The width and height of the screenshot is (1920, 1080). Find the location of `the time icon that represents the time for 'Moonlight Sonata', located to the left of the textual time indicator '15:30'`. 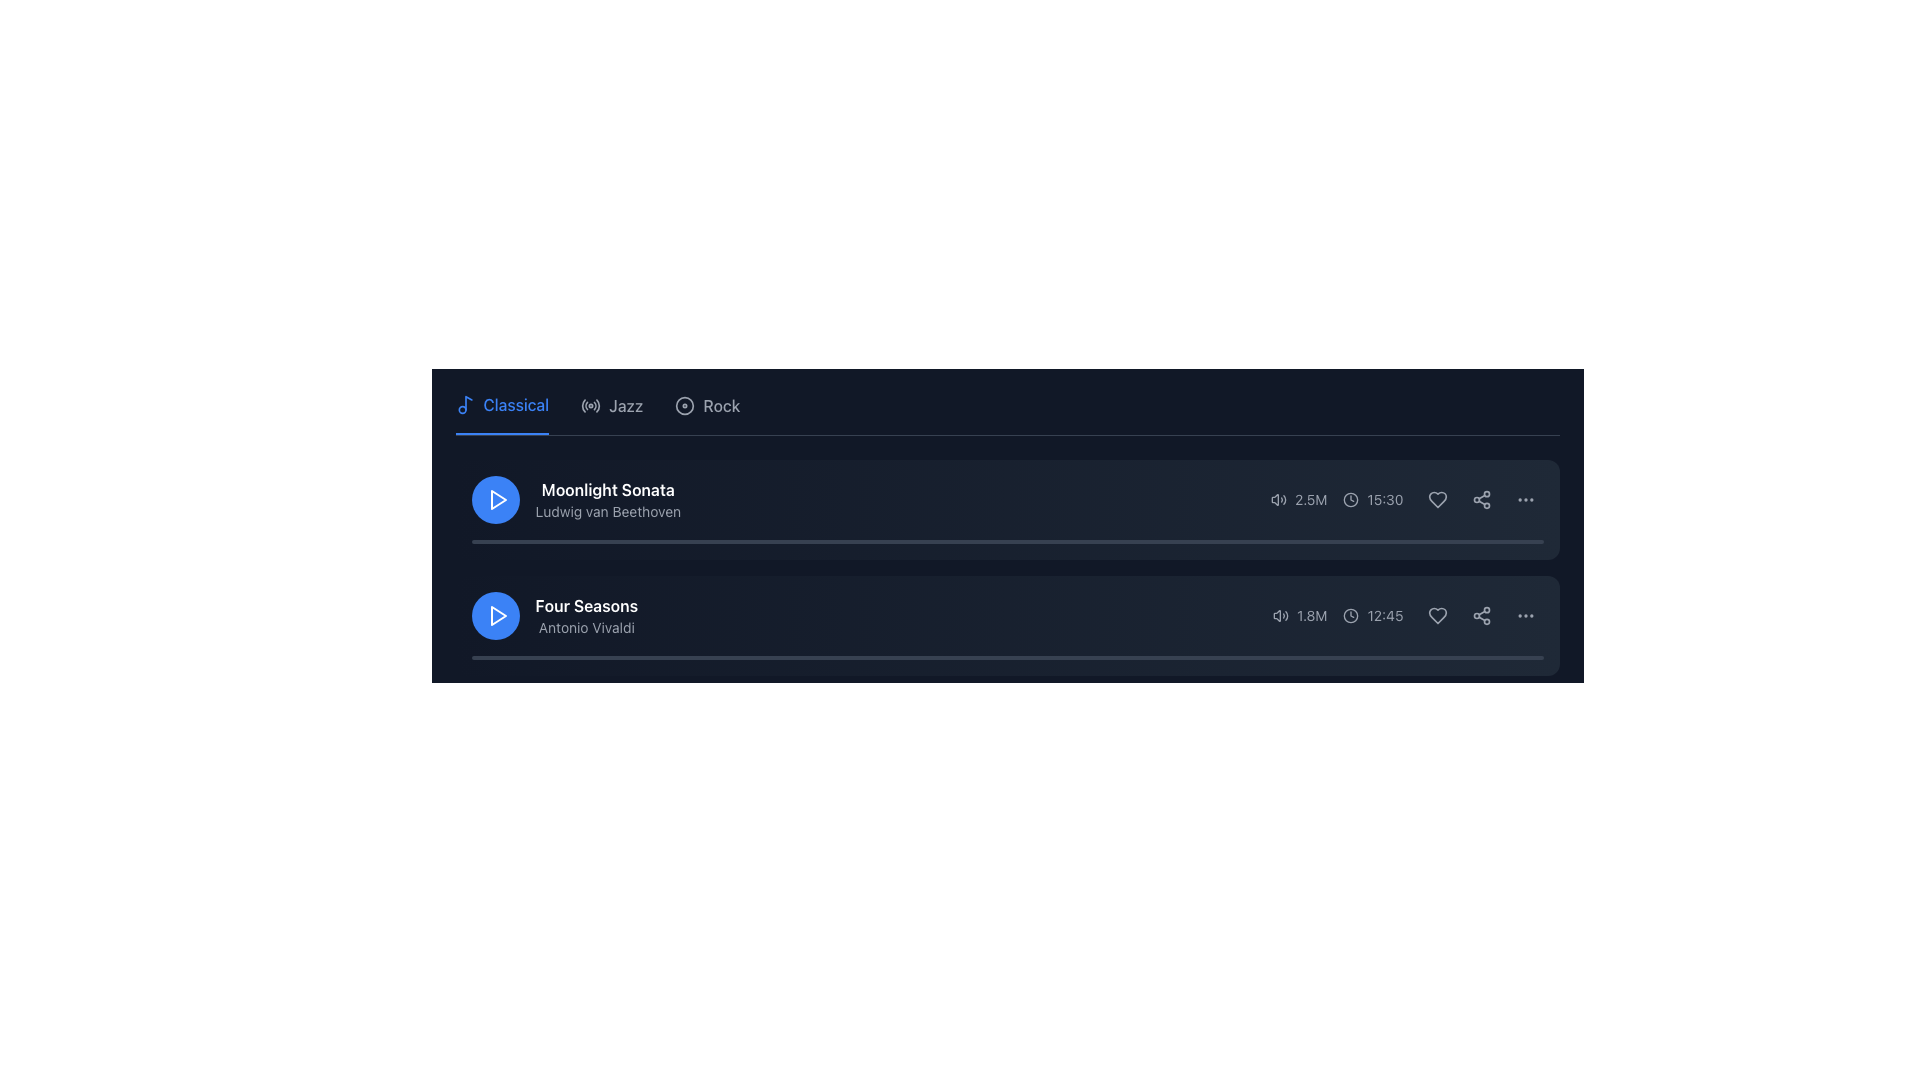

the time icon that represents the time for 'Moonlight Sonata', located to the left of the textual time indicator '15:30' is located at coordinates (1351, 499).